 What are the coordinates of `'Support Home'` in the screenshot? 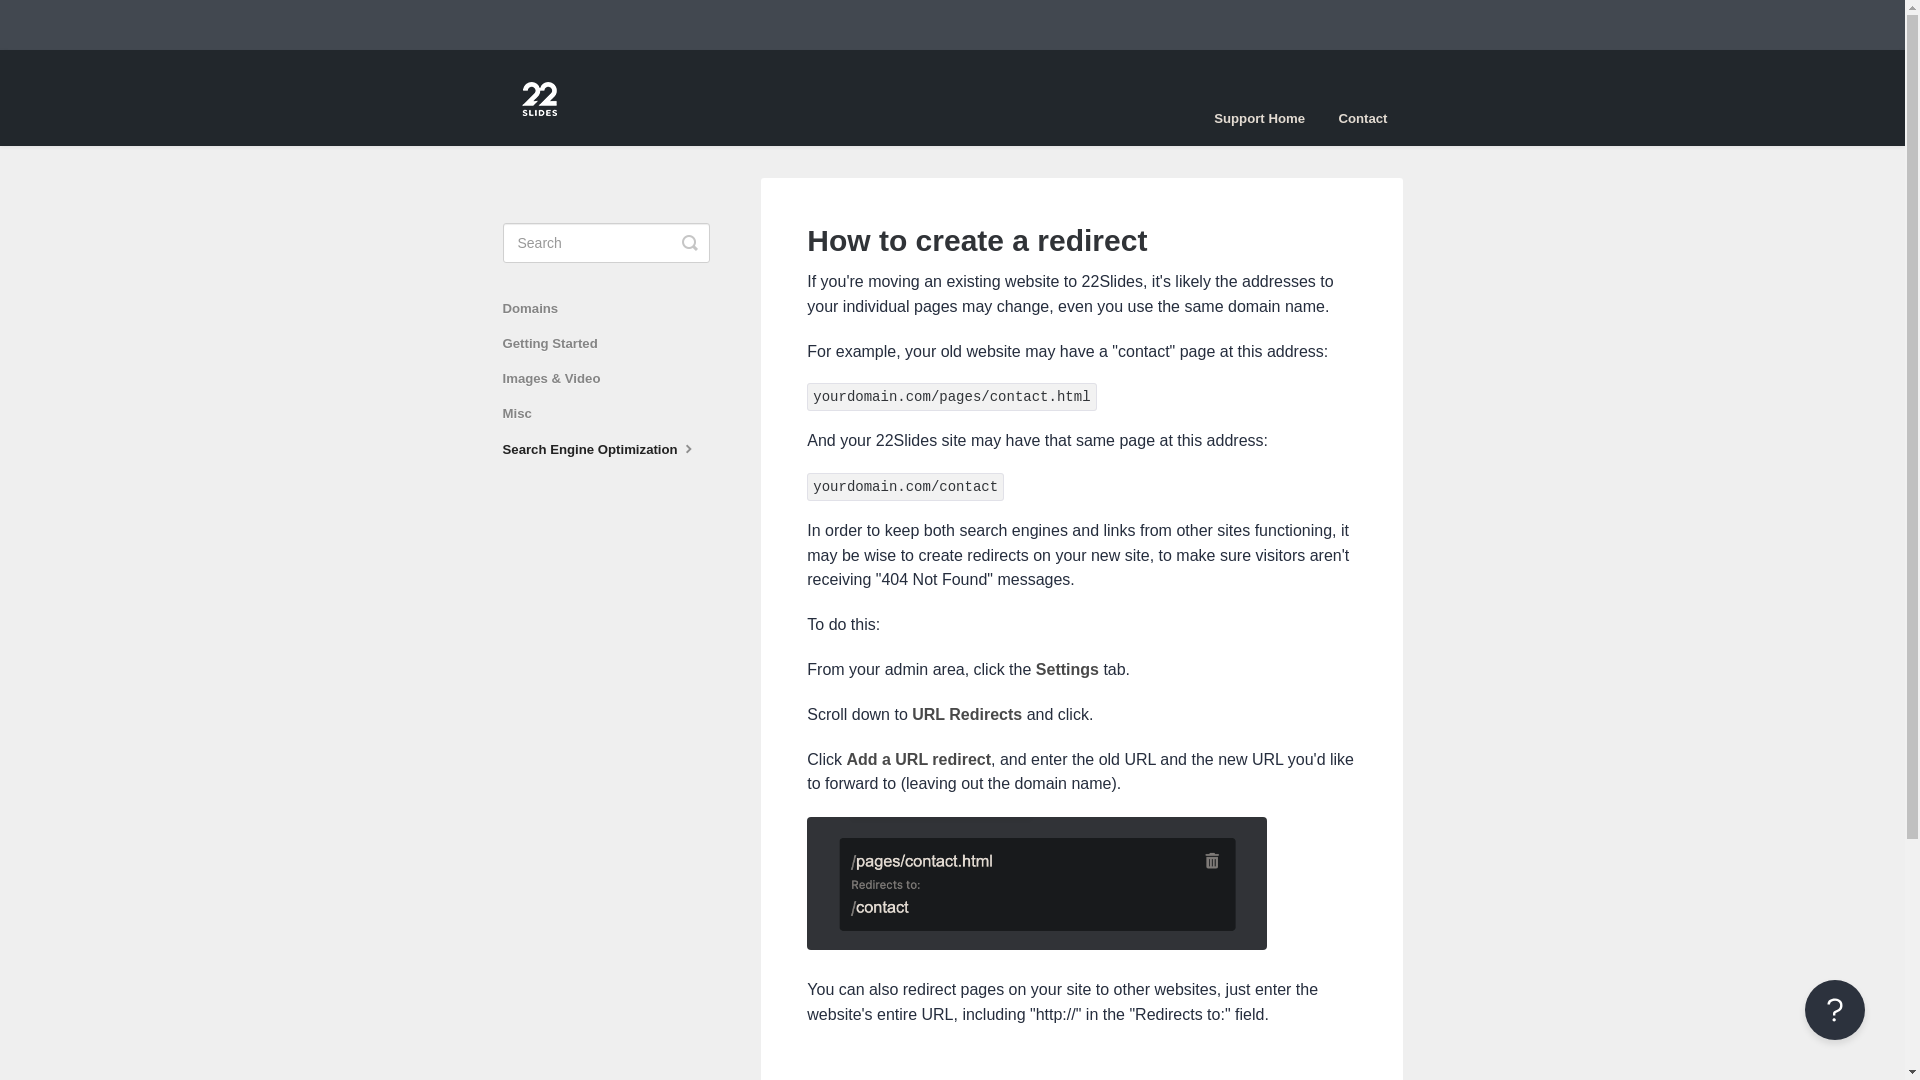 It's located at (1258, 119).